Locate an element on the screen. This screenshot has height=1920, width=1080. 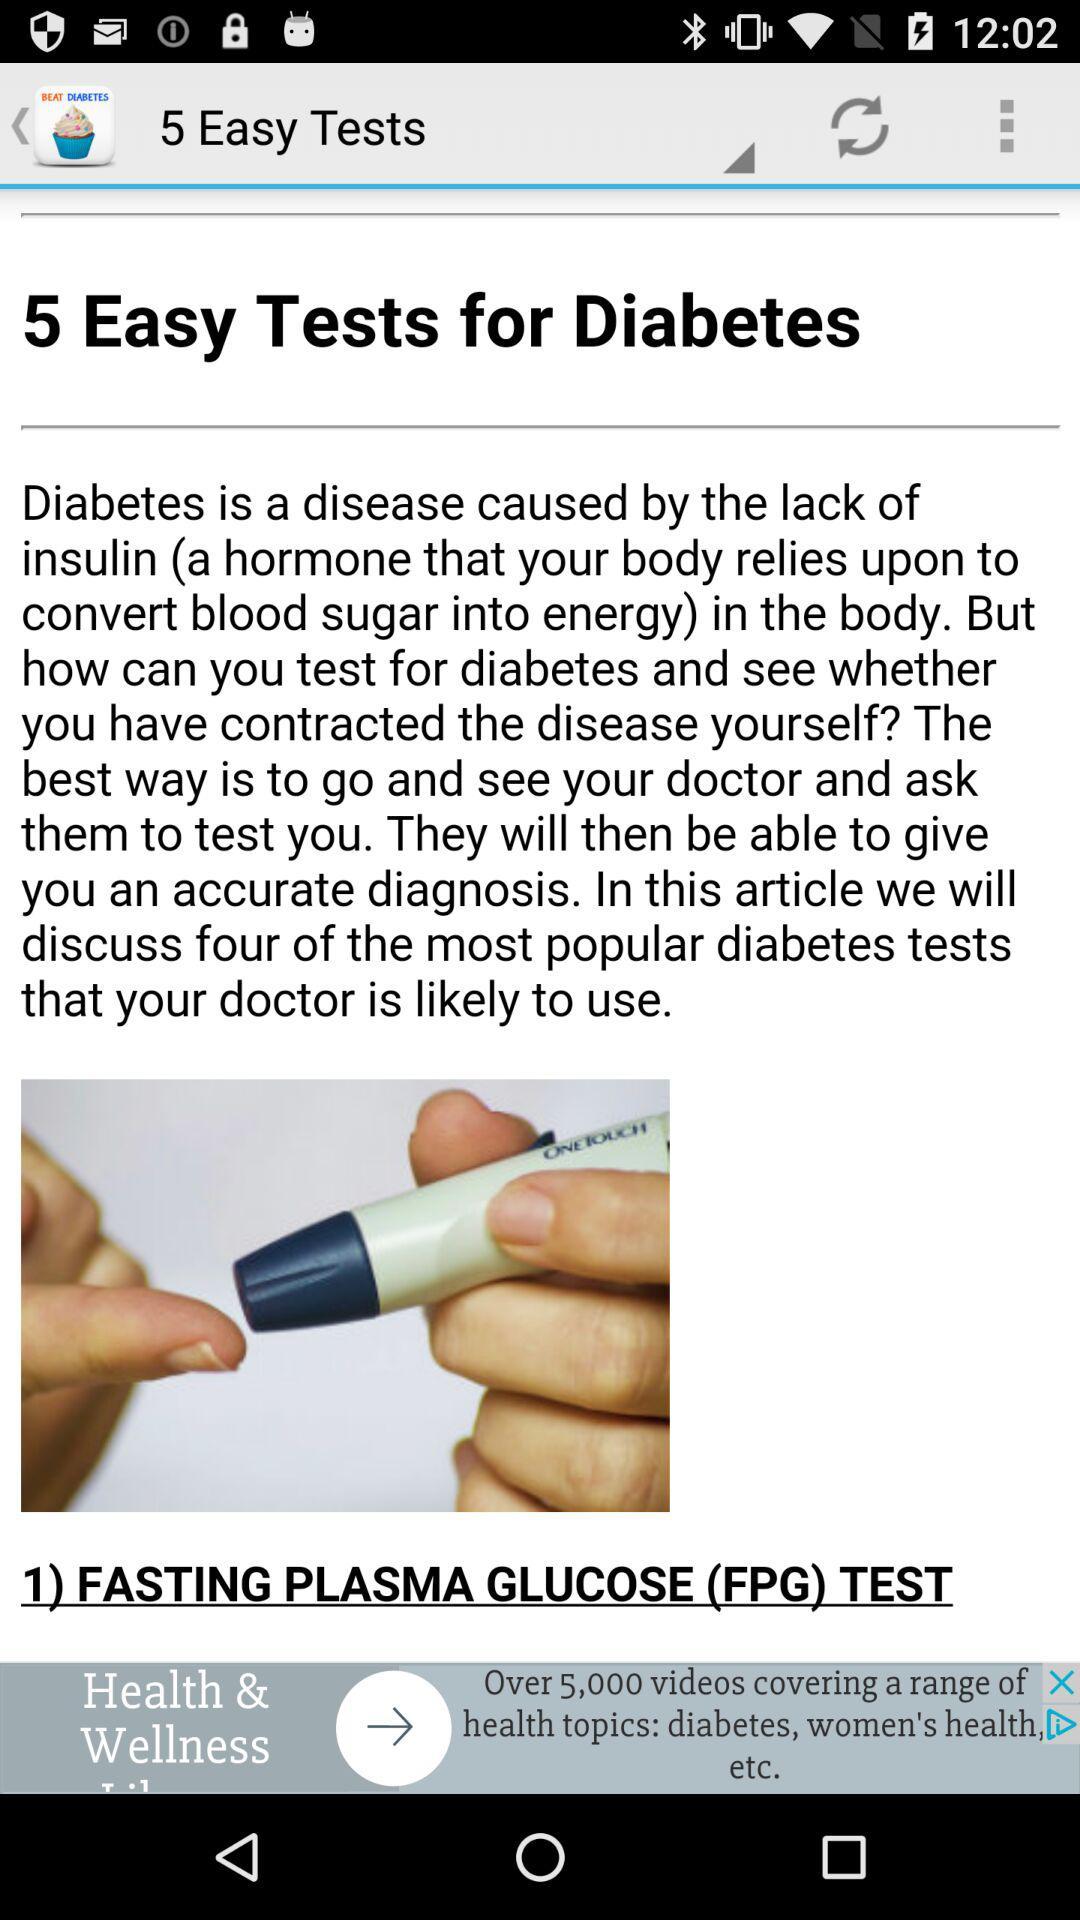
open advertisement is located at coordinates (540, 1727).